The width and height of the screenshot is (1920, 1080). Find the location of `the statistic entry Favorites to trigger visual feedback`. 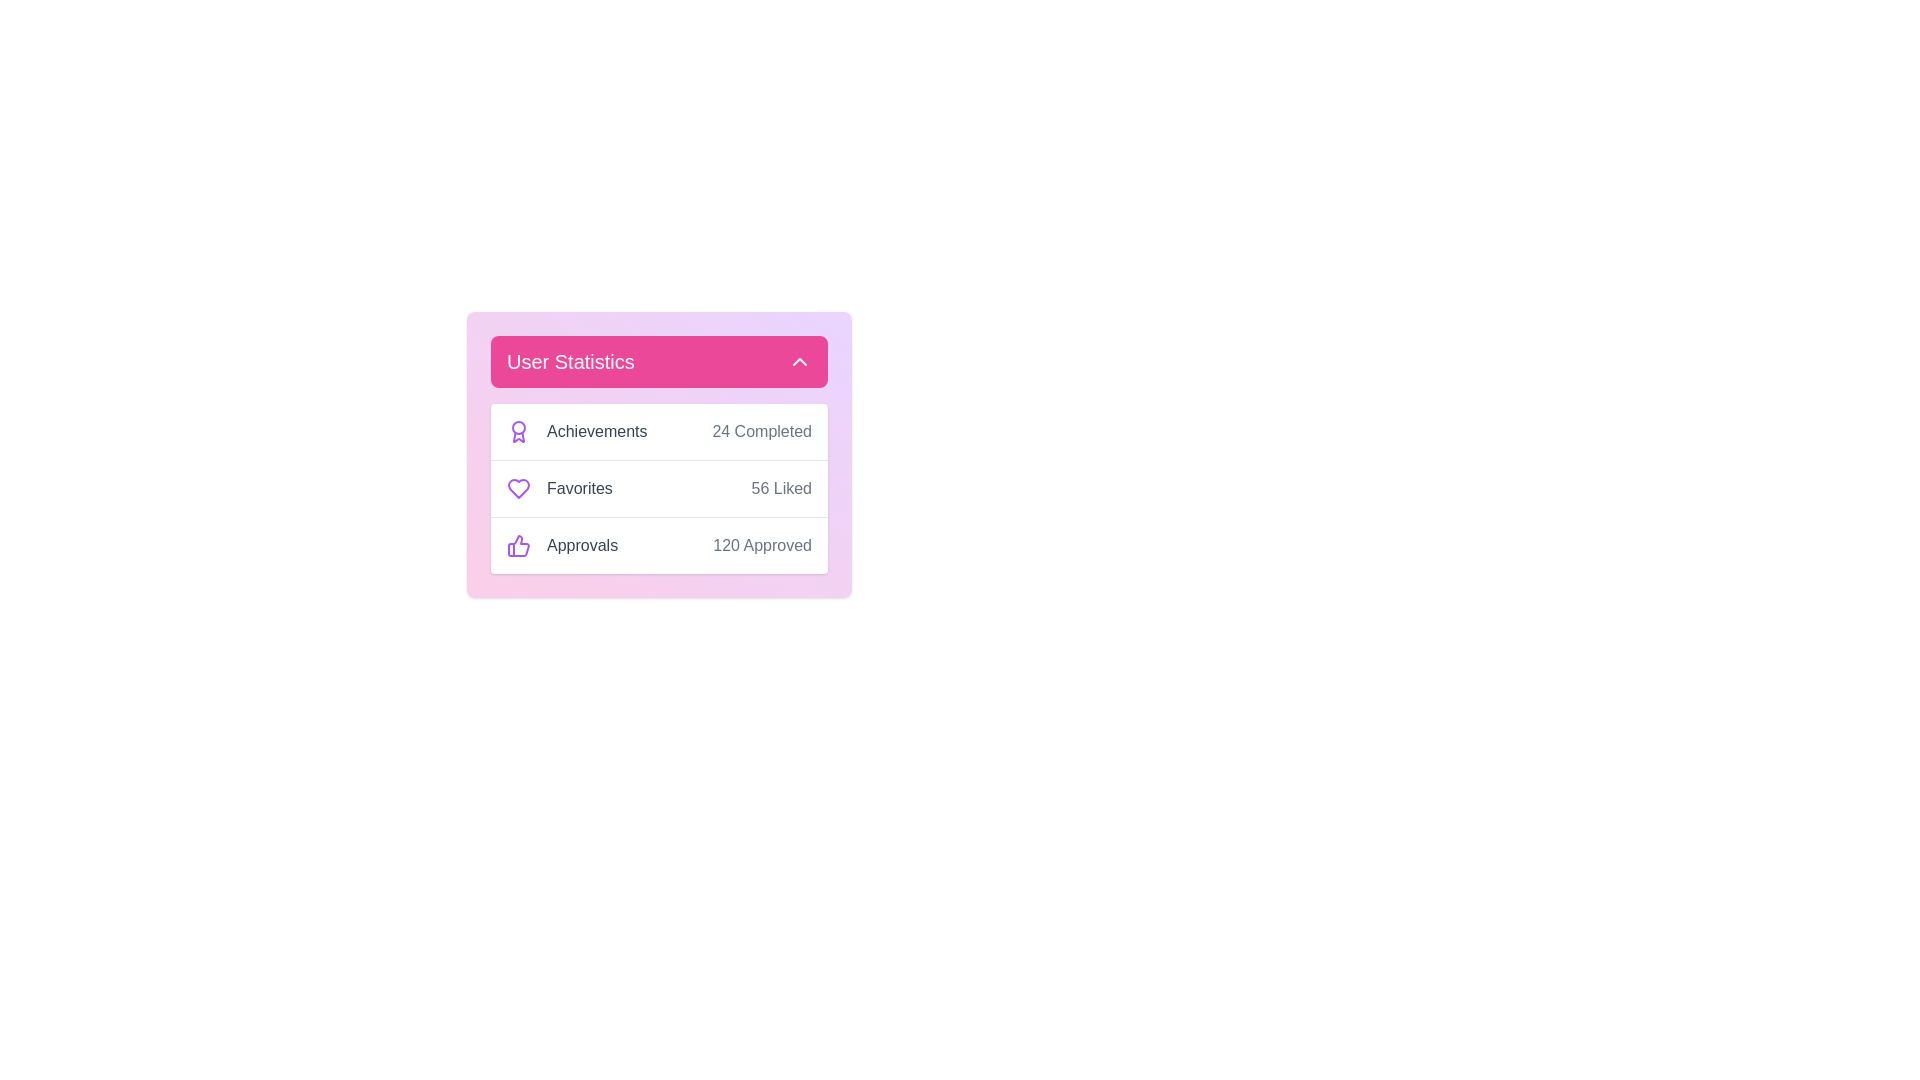

the statistic entry Favorites to trigger visual feedback is located at coordinates (568, 489).